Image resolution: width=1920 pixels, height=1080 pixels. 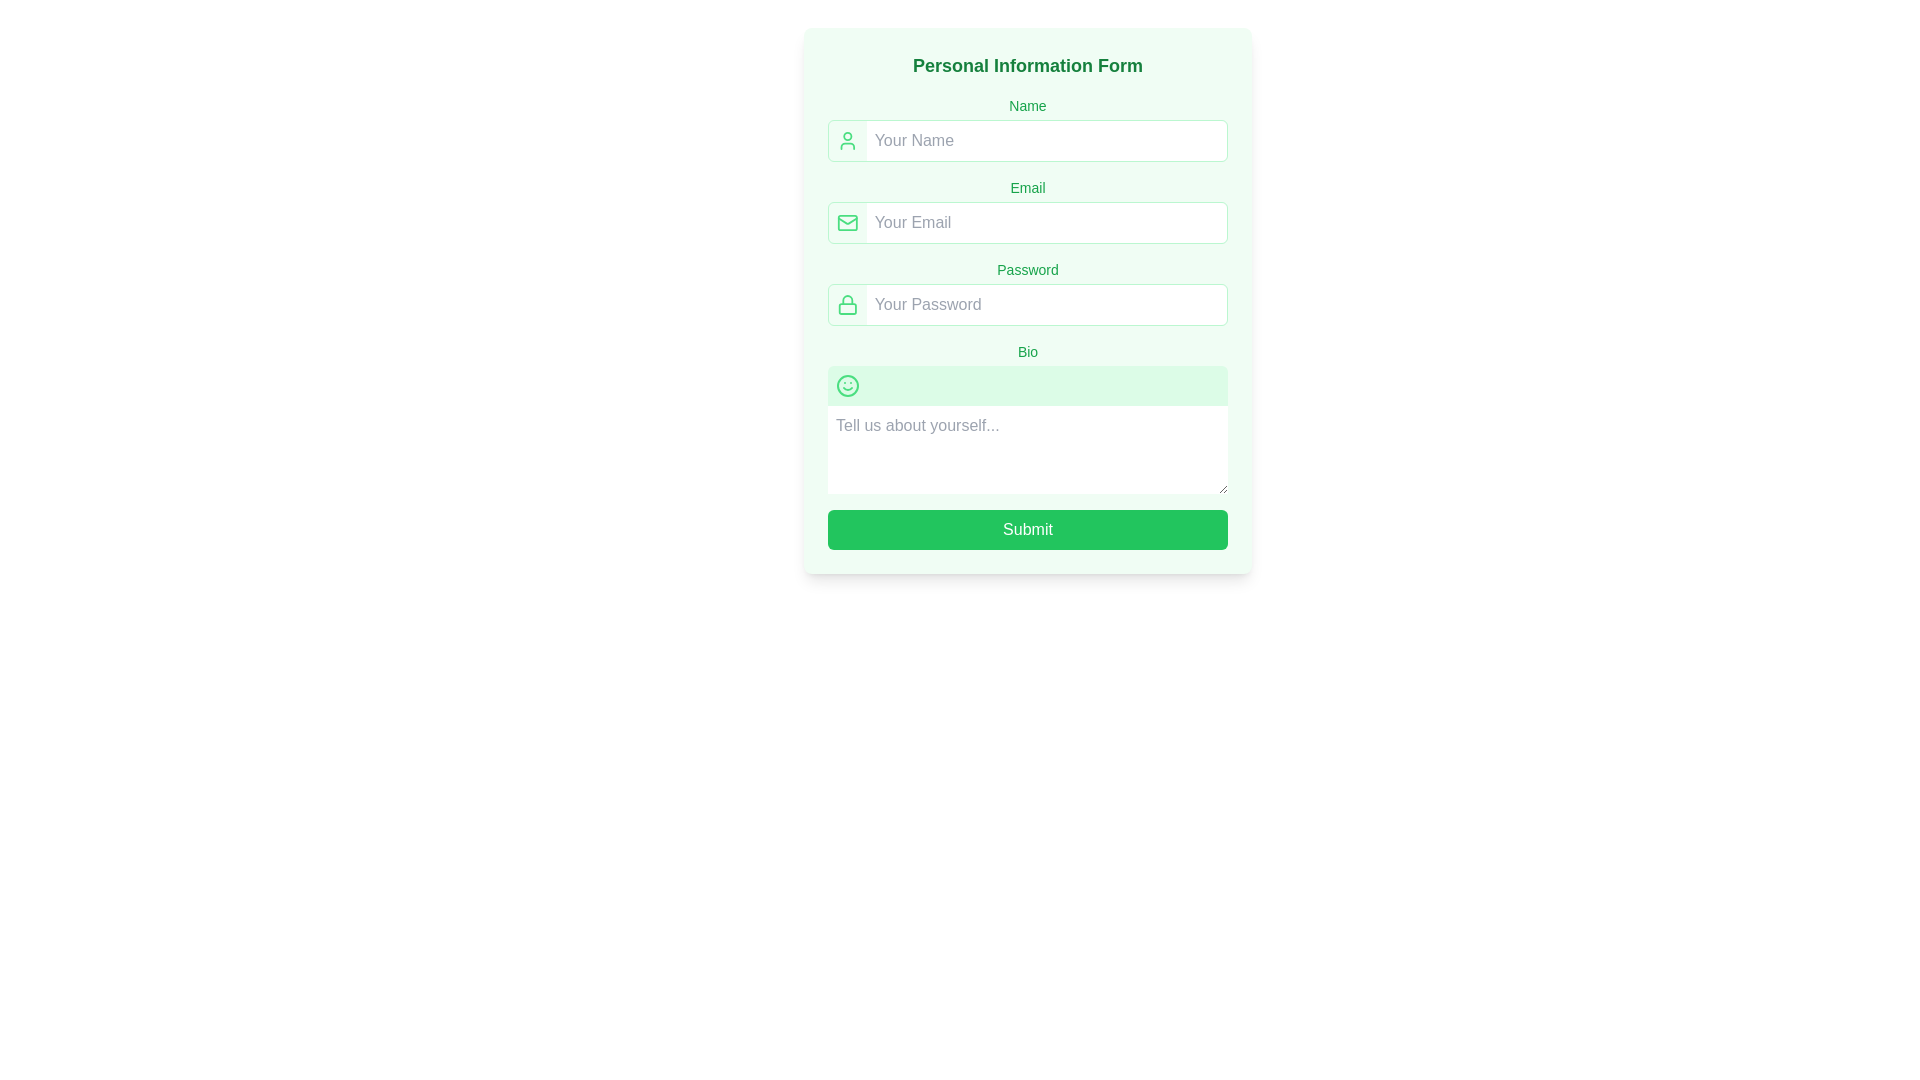 I want to click on the 'Password' label, which is styled in green and positioned above the password input field within the form layout, so click(x=1027, y=270).